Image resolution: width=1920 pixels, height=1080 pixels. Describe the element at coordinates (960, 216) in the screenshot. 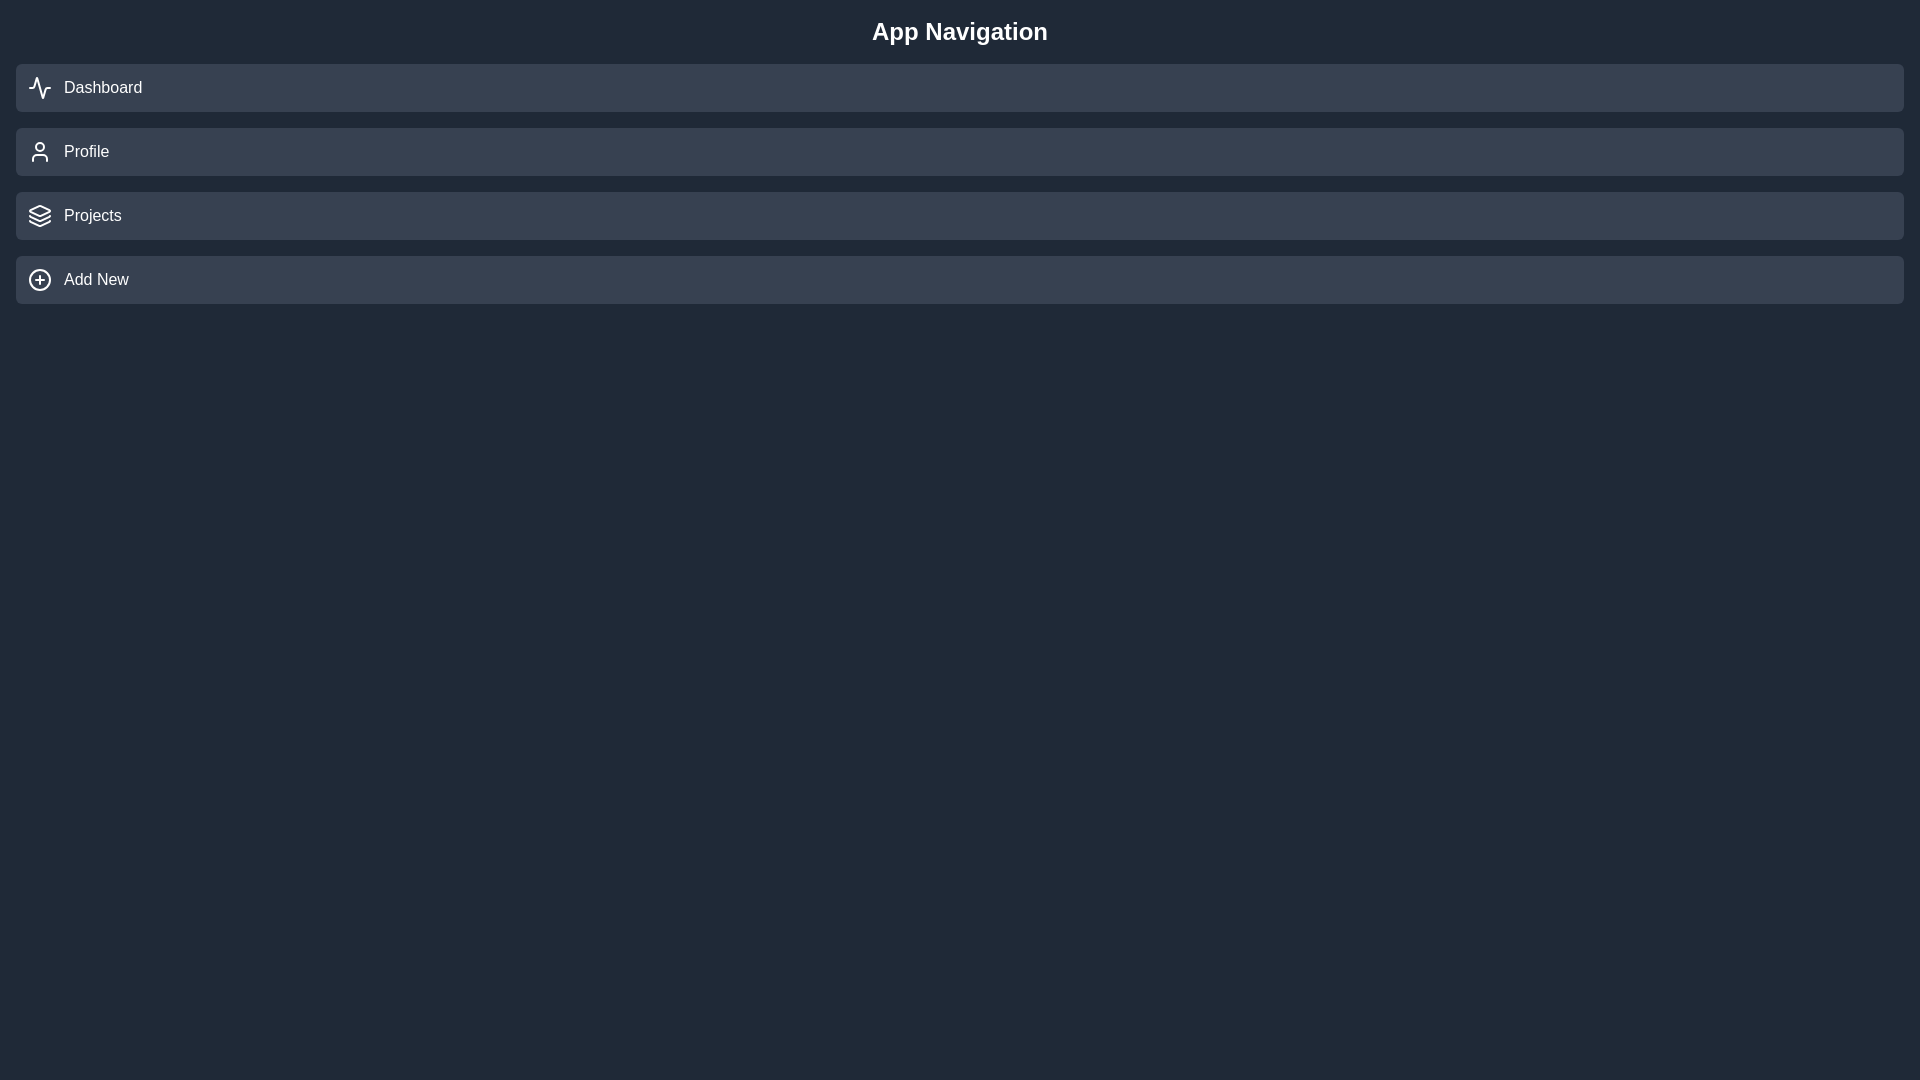

I see `the 'Projects' button in the vertical navigation menu` at that location.